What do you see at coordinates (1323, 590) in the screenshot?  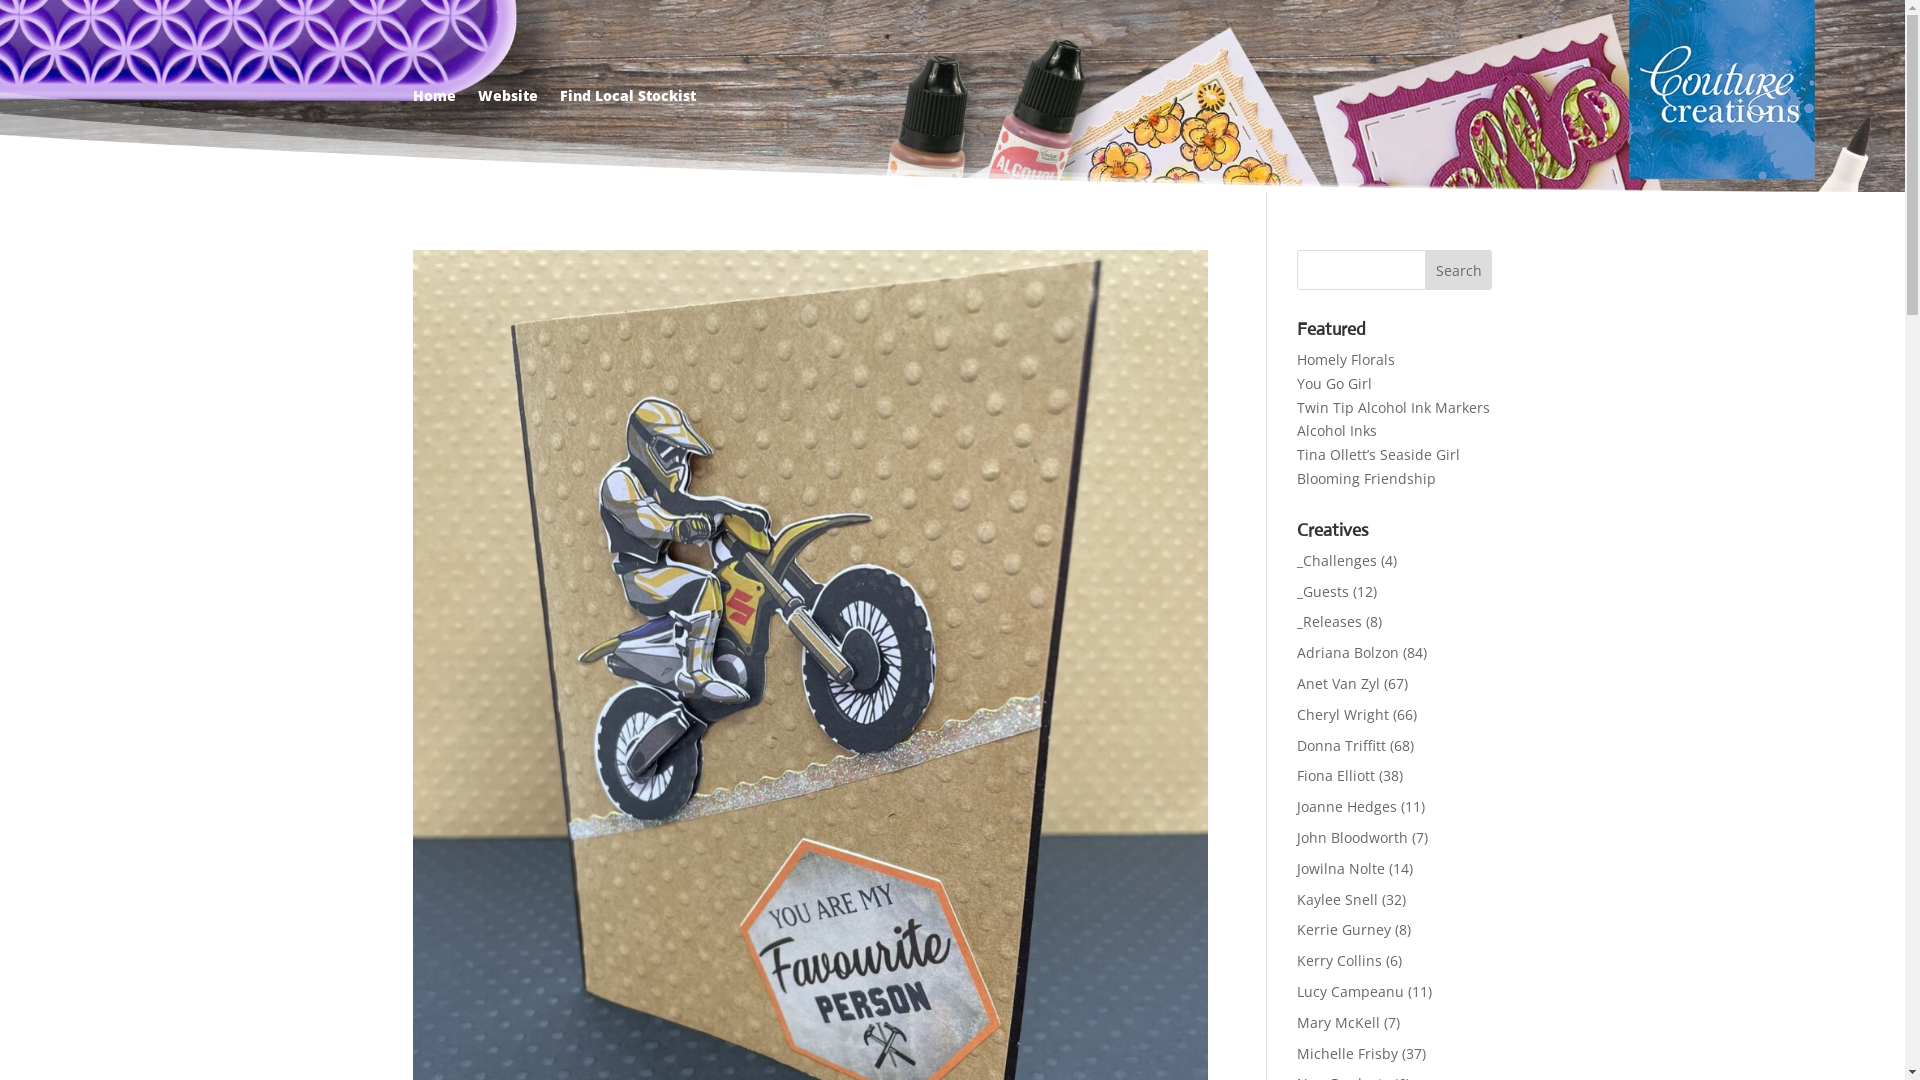 I see `'_Guests'` at bounding box center [1323, 590].